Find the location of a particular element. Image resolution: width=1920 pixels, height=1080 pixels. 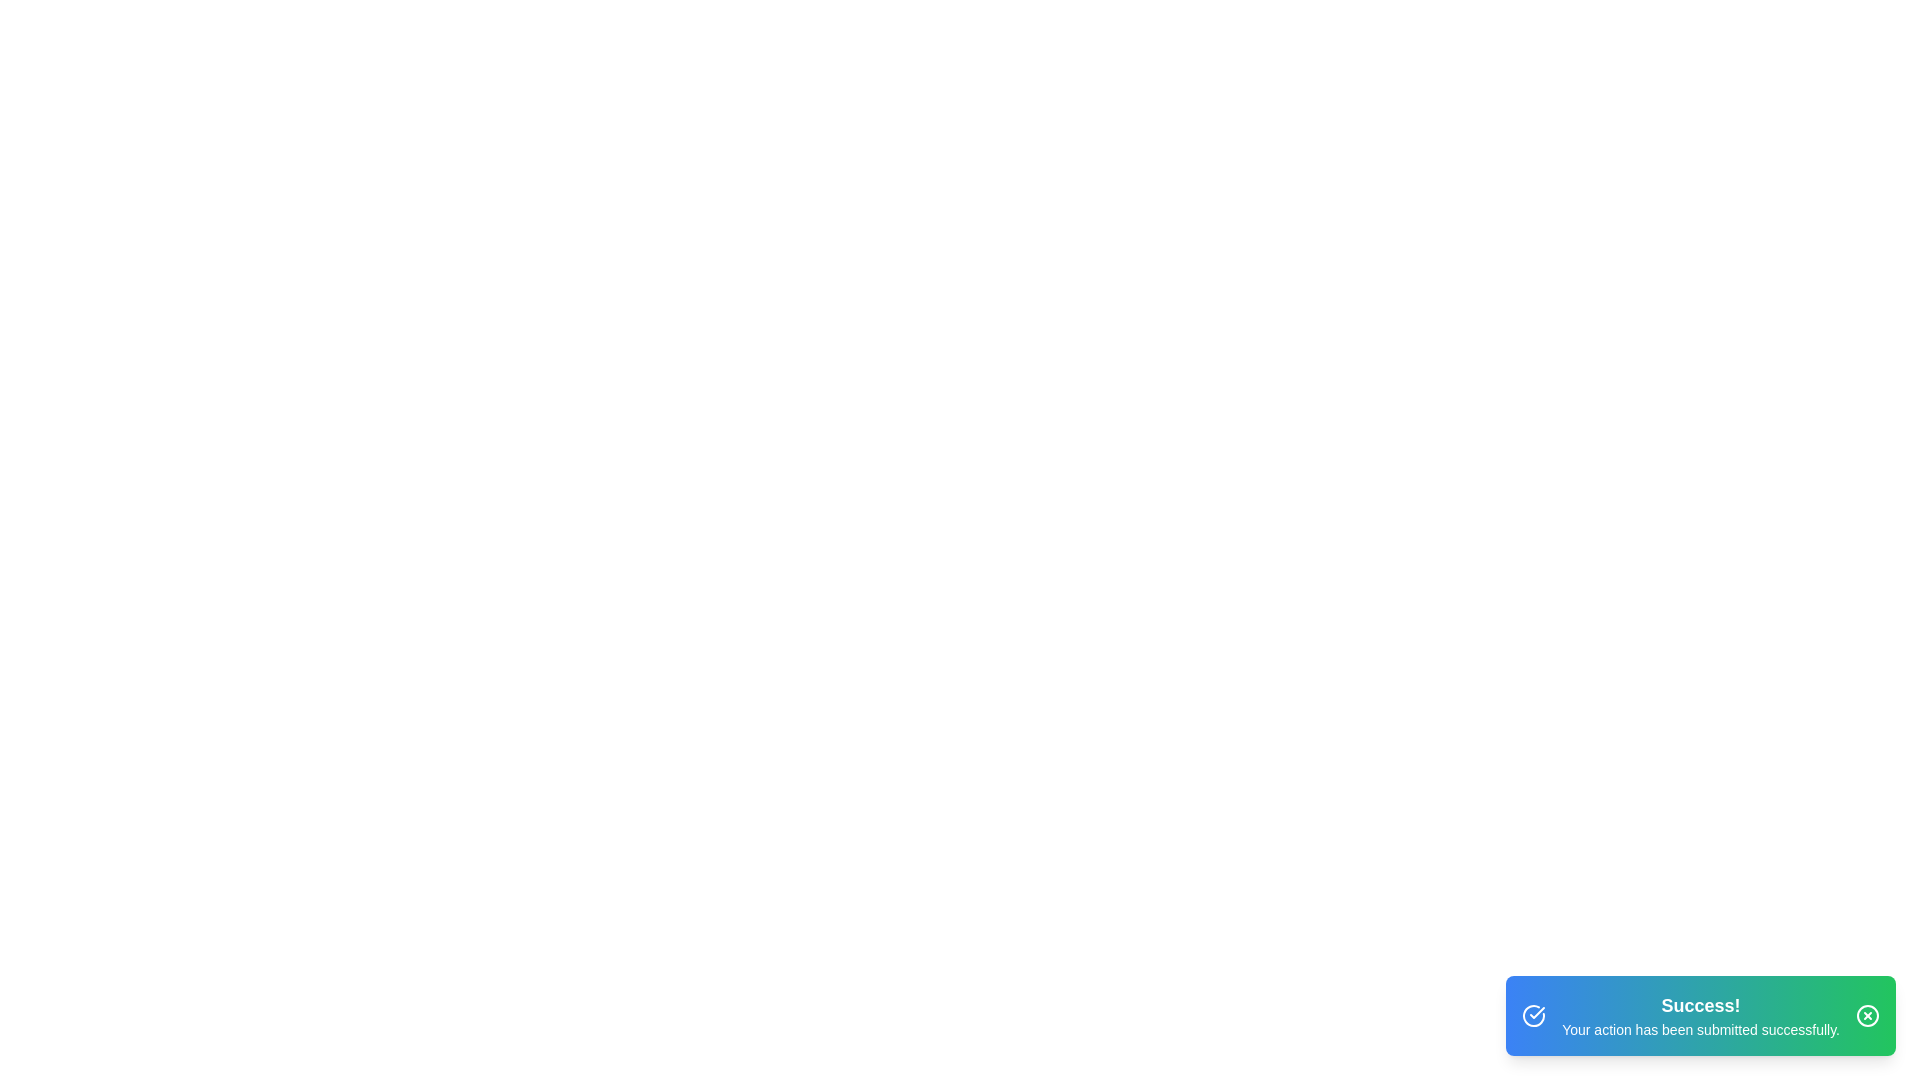

the notification icon to highlight it is located at coordinates (1533, 1015).